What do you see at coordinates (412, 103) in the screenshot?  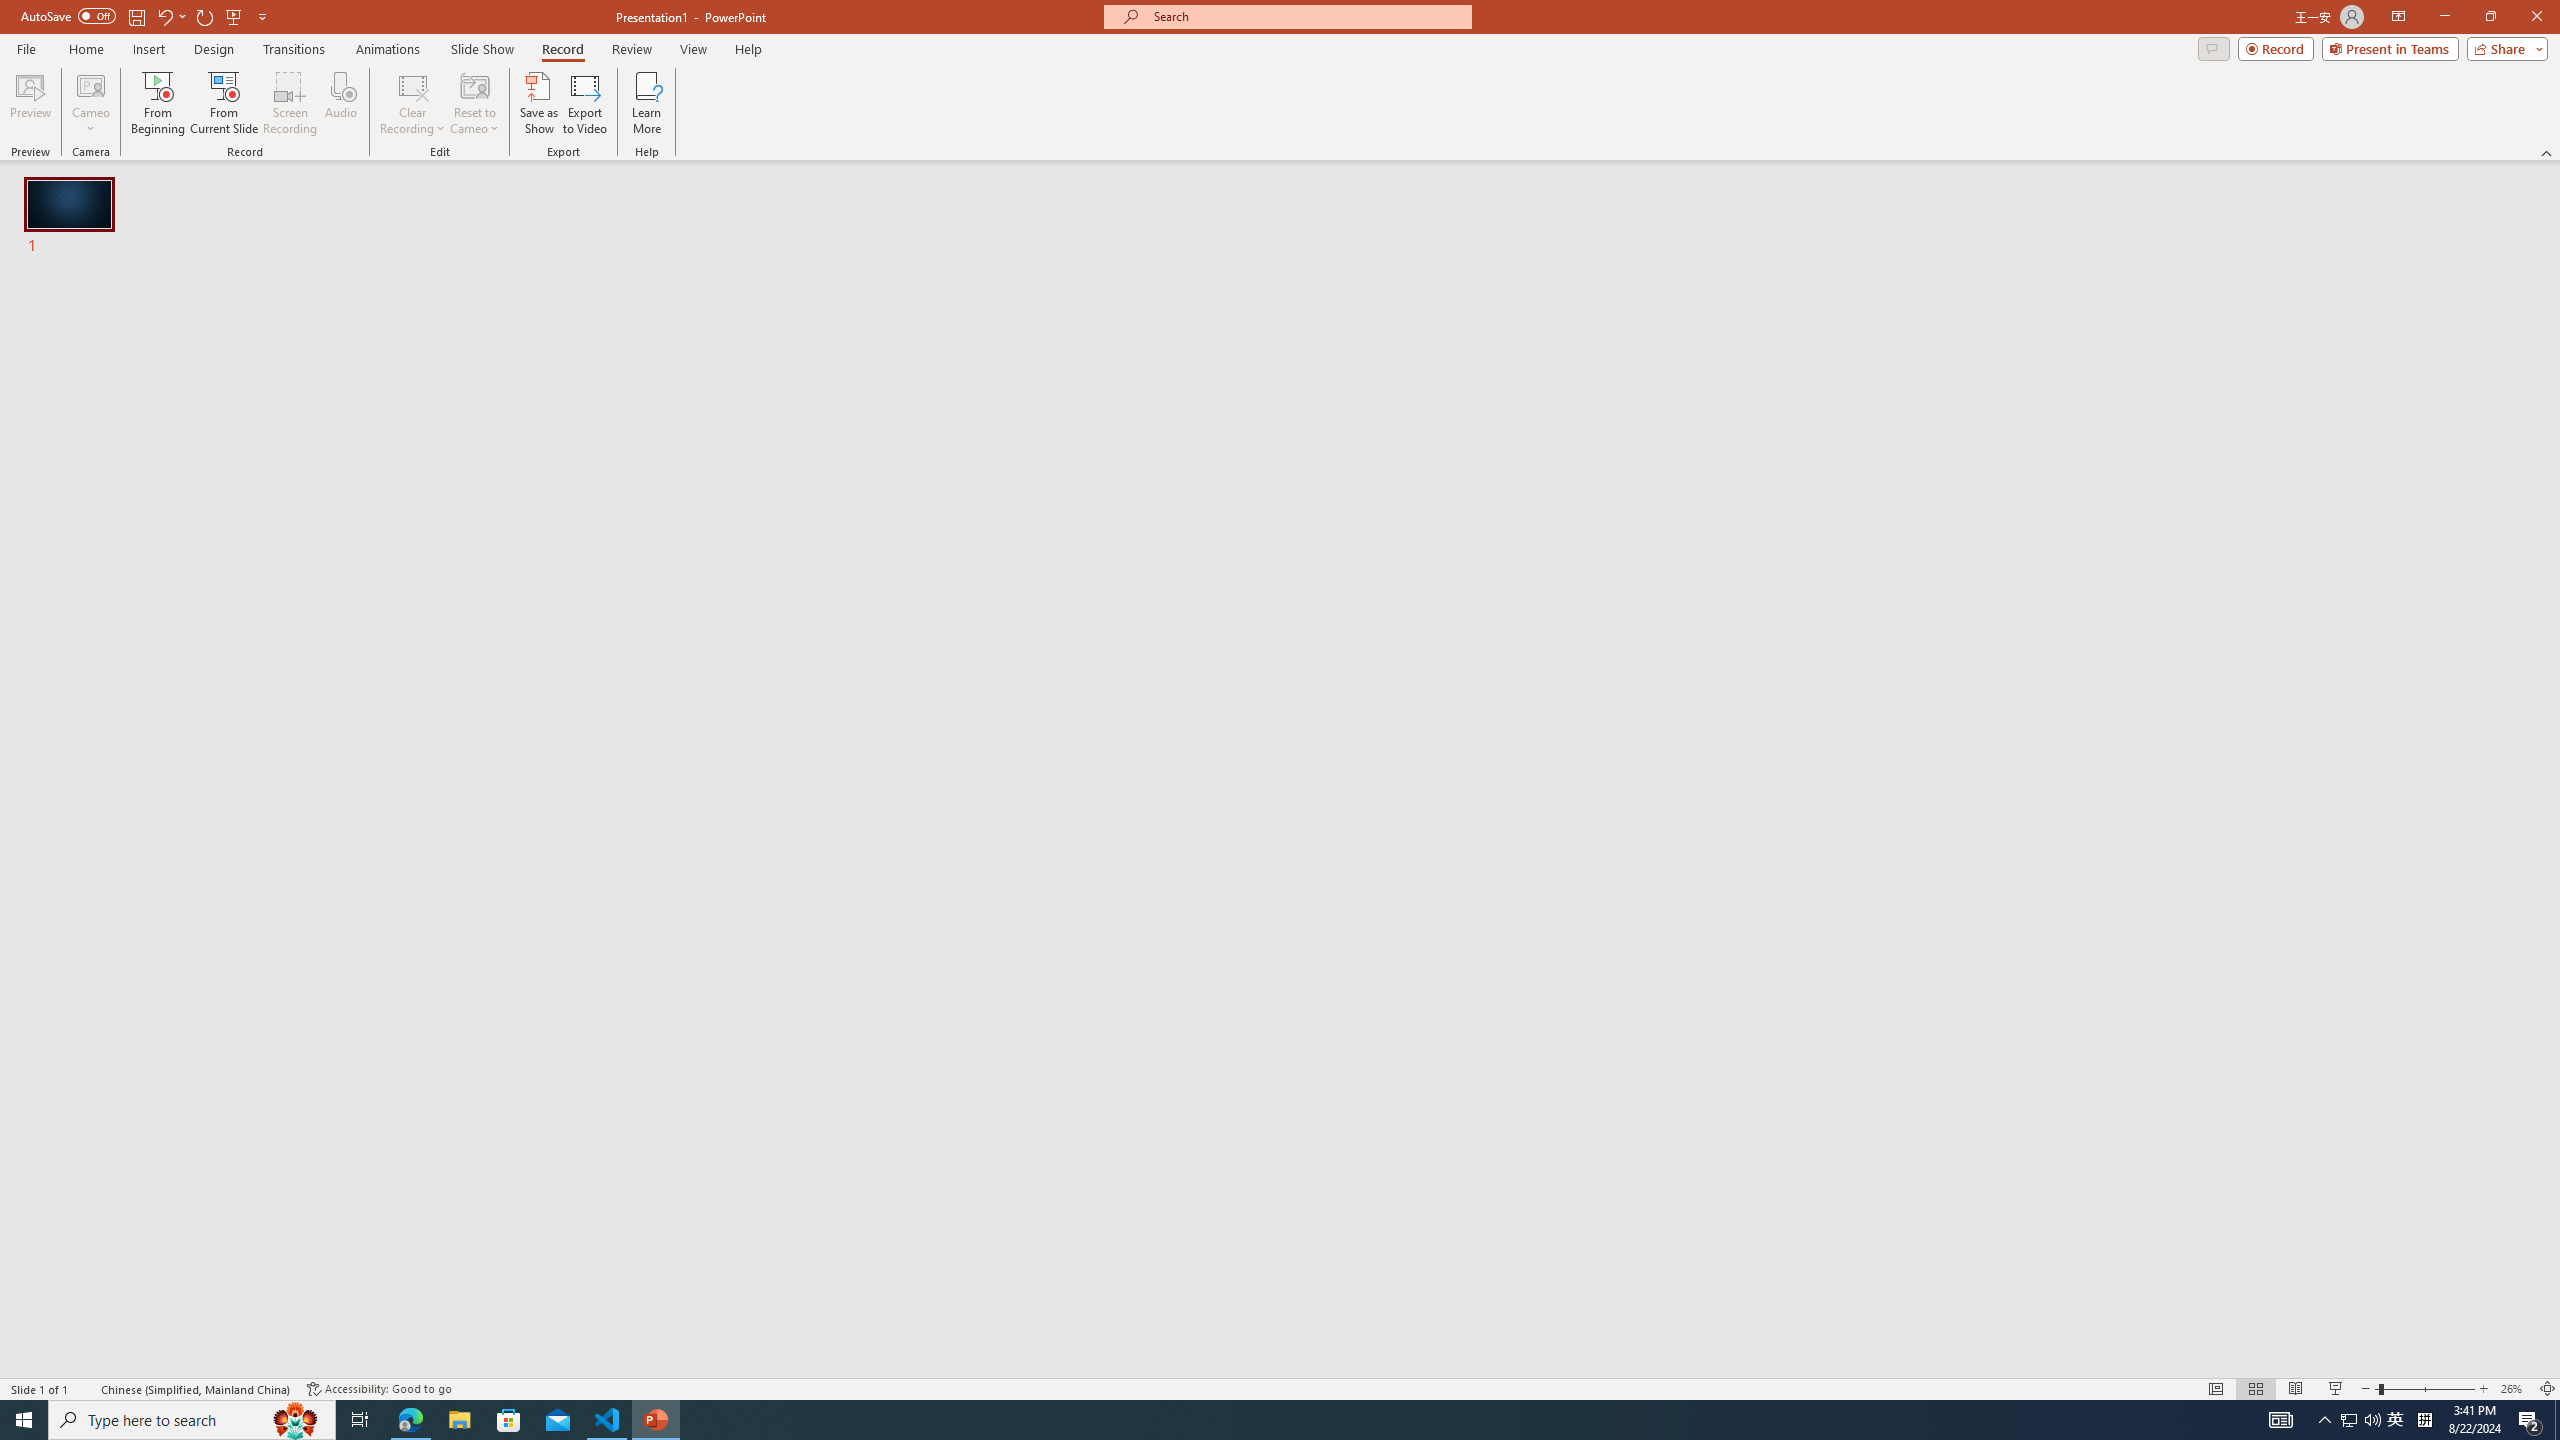 I see `'Clear Recording'` at bounding box center [412, 103].